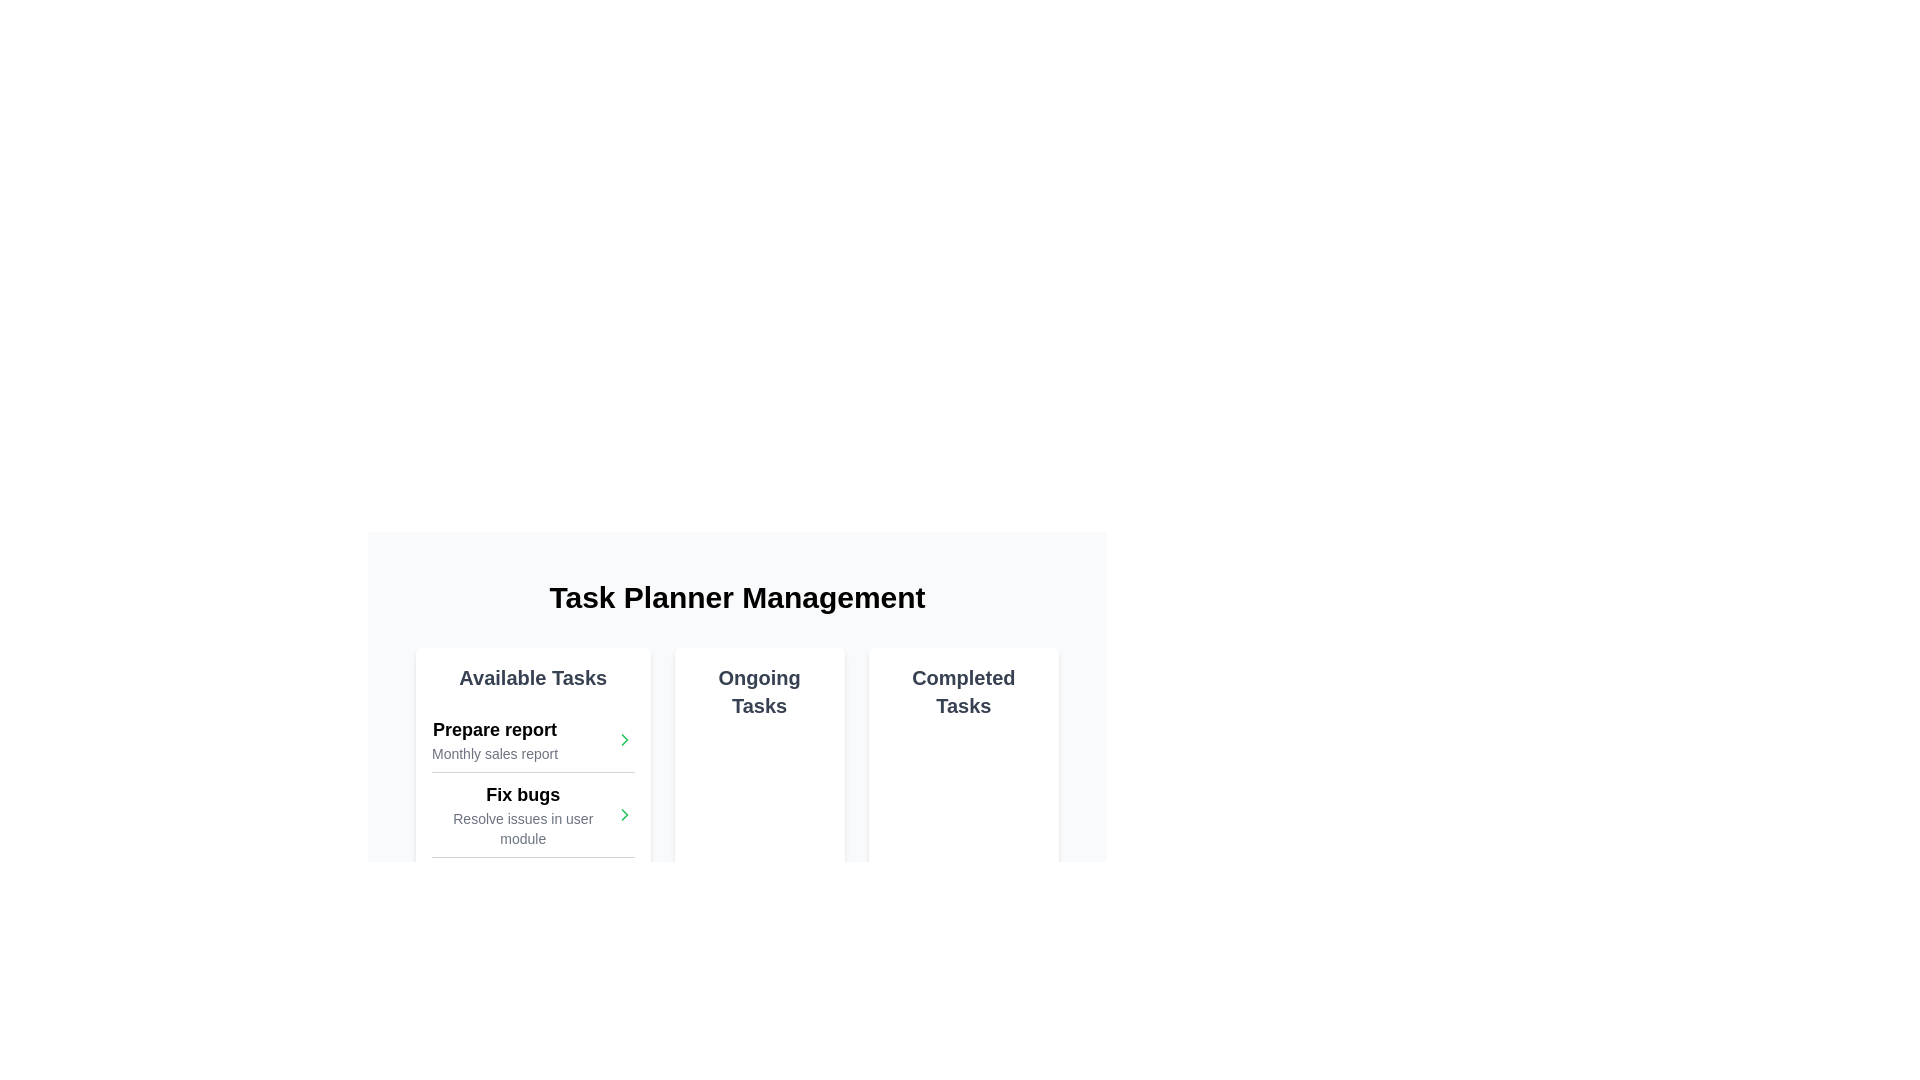 The image size is (1920, 1080). What do you see at coordinates (533, 677) in the screenshot?
I see `the static title label at the top of the task management card, which indicates the purpose of the section below it` at bounding box center [533, 677].